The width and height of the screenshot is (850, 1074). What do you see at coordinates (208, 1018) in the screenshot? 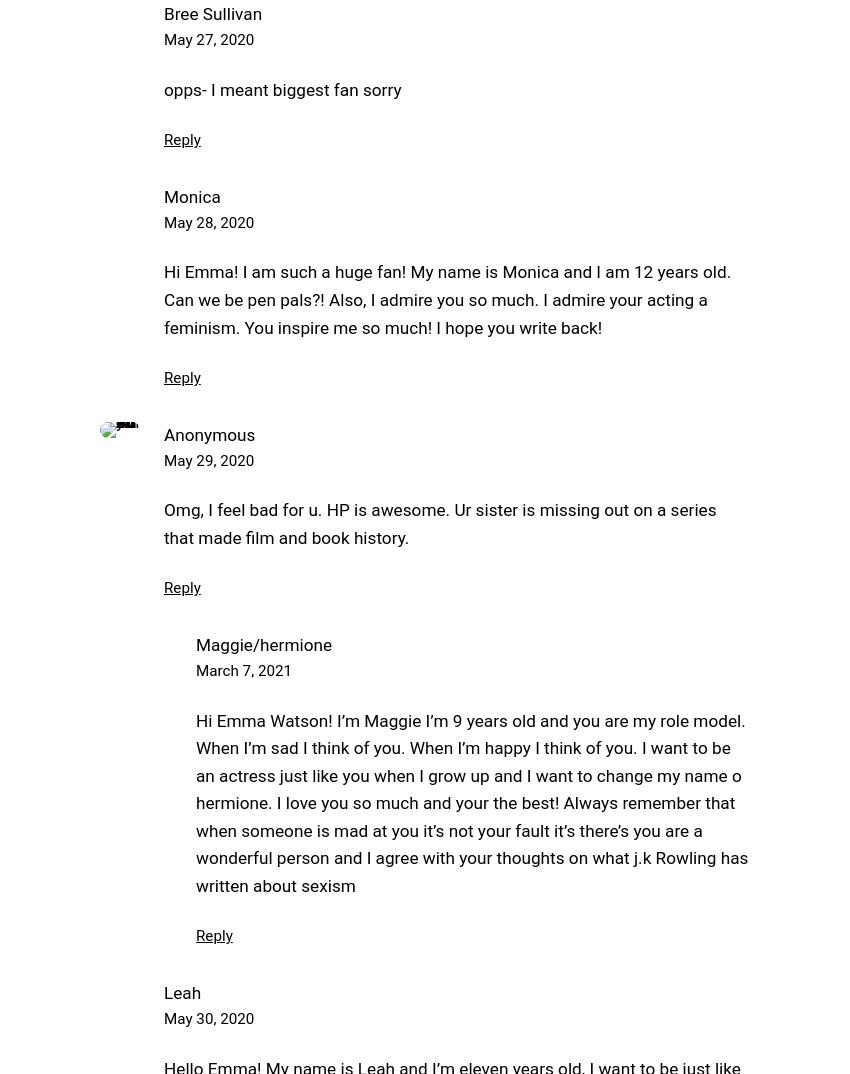
I see `'May 30, 2020'` at bounding box center [208, 1018].